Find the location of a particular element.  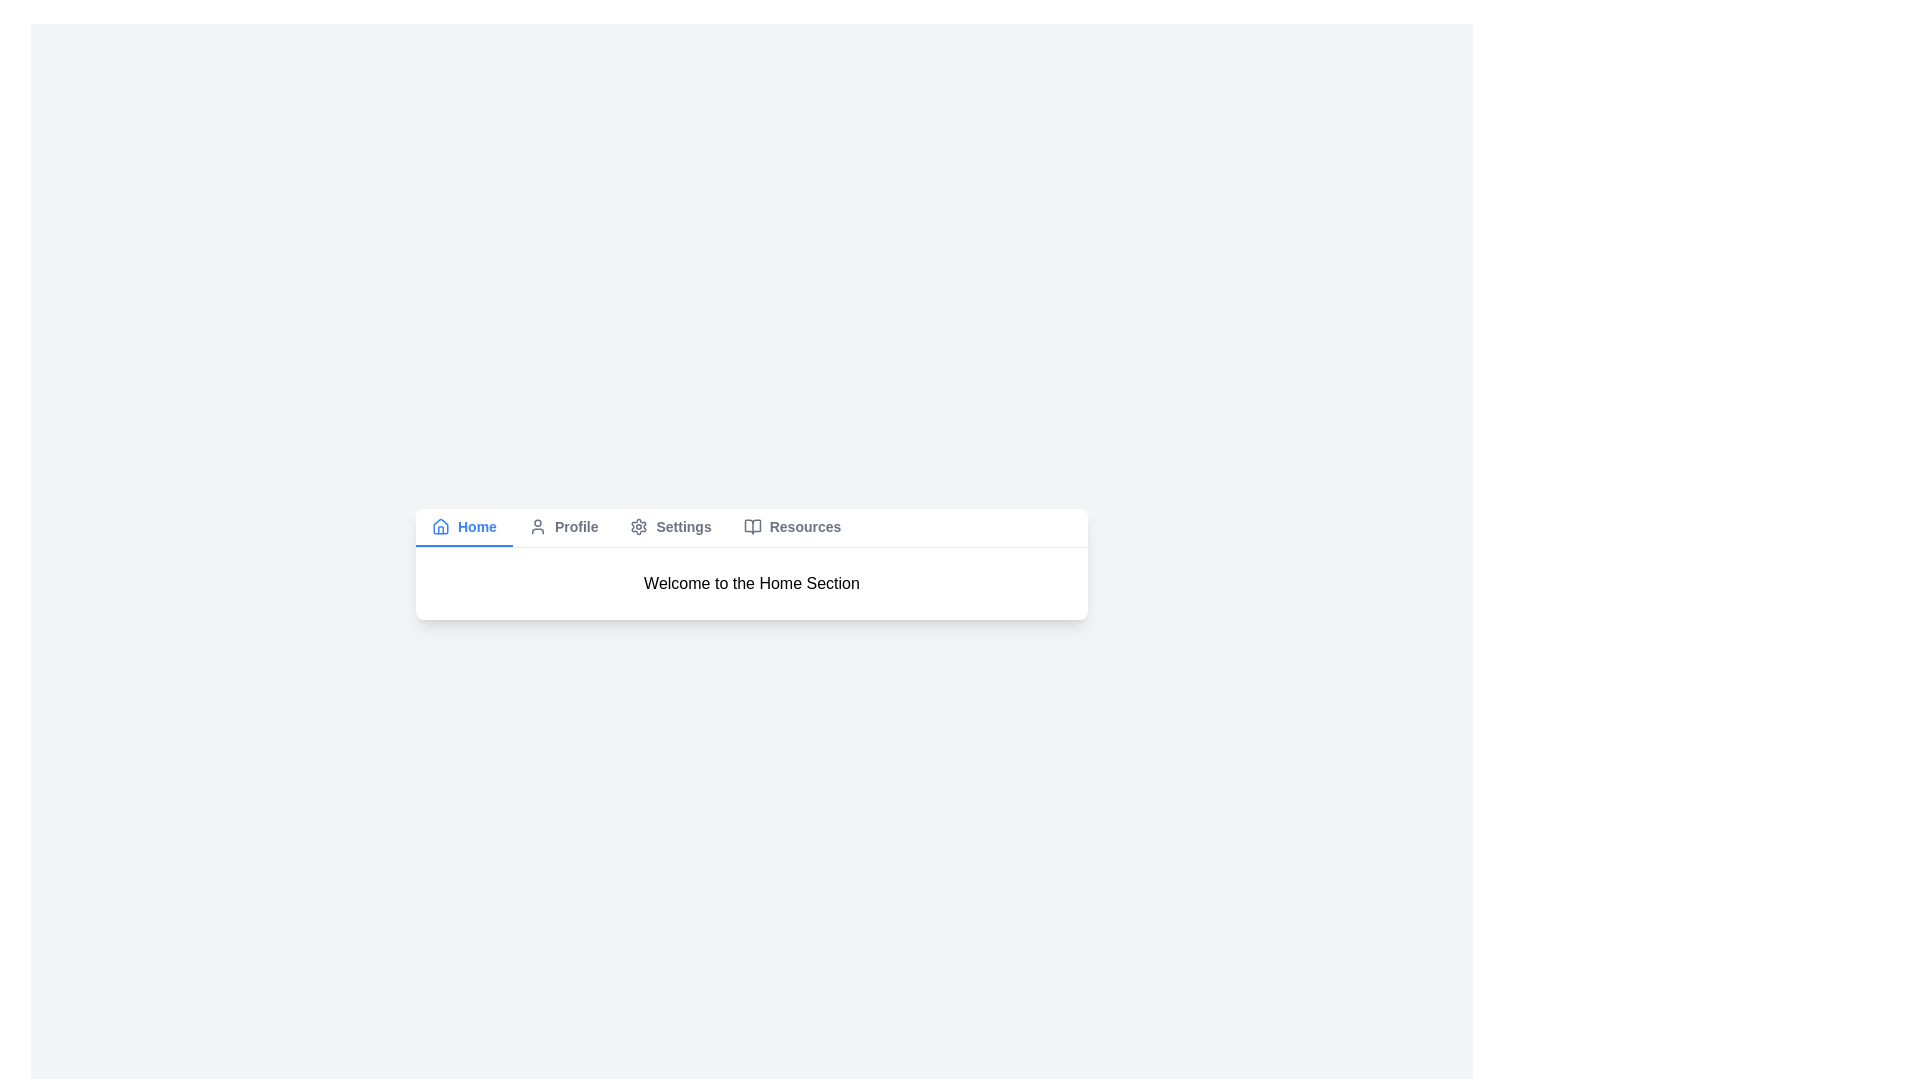

the 'Resources' text label in the navigation bar is located at coordinates (805, 525).